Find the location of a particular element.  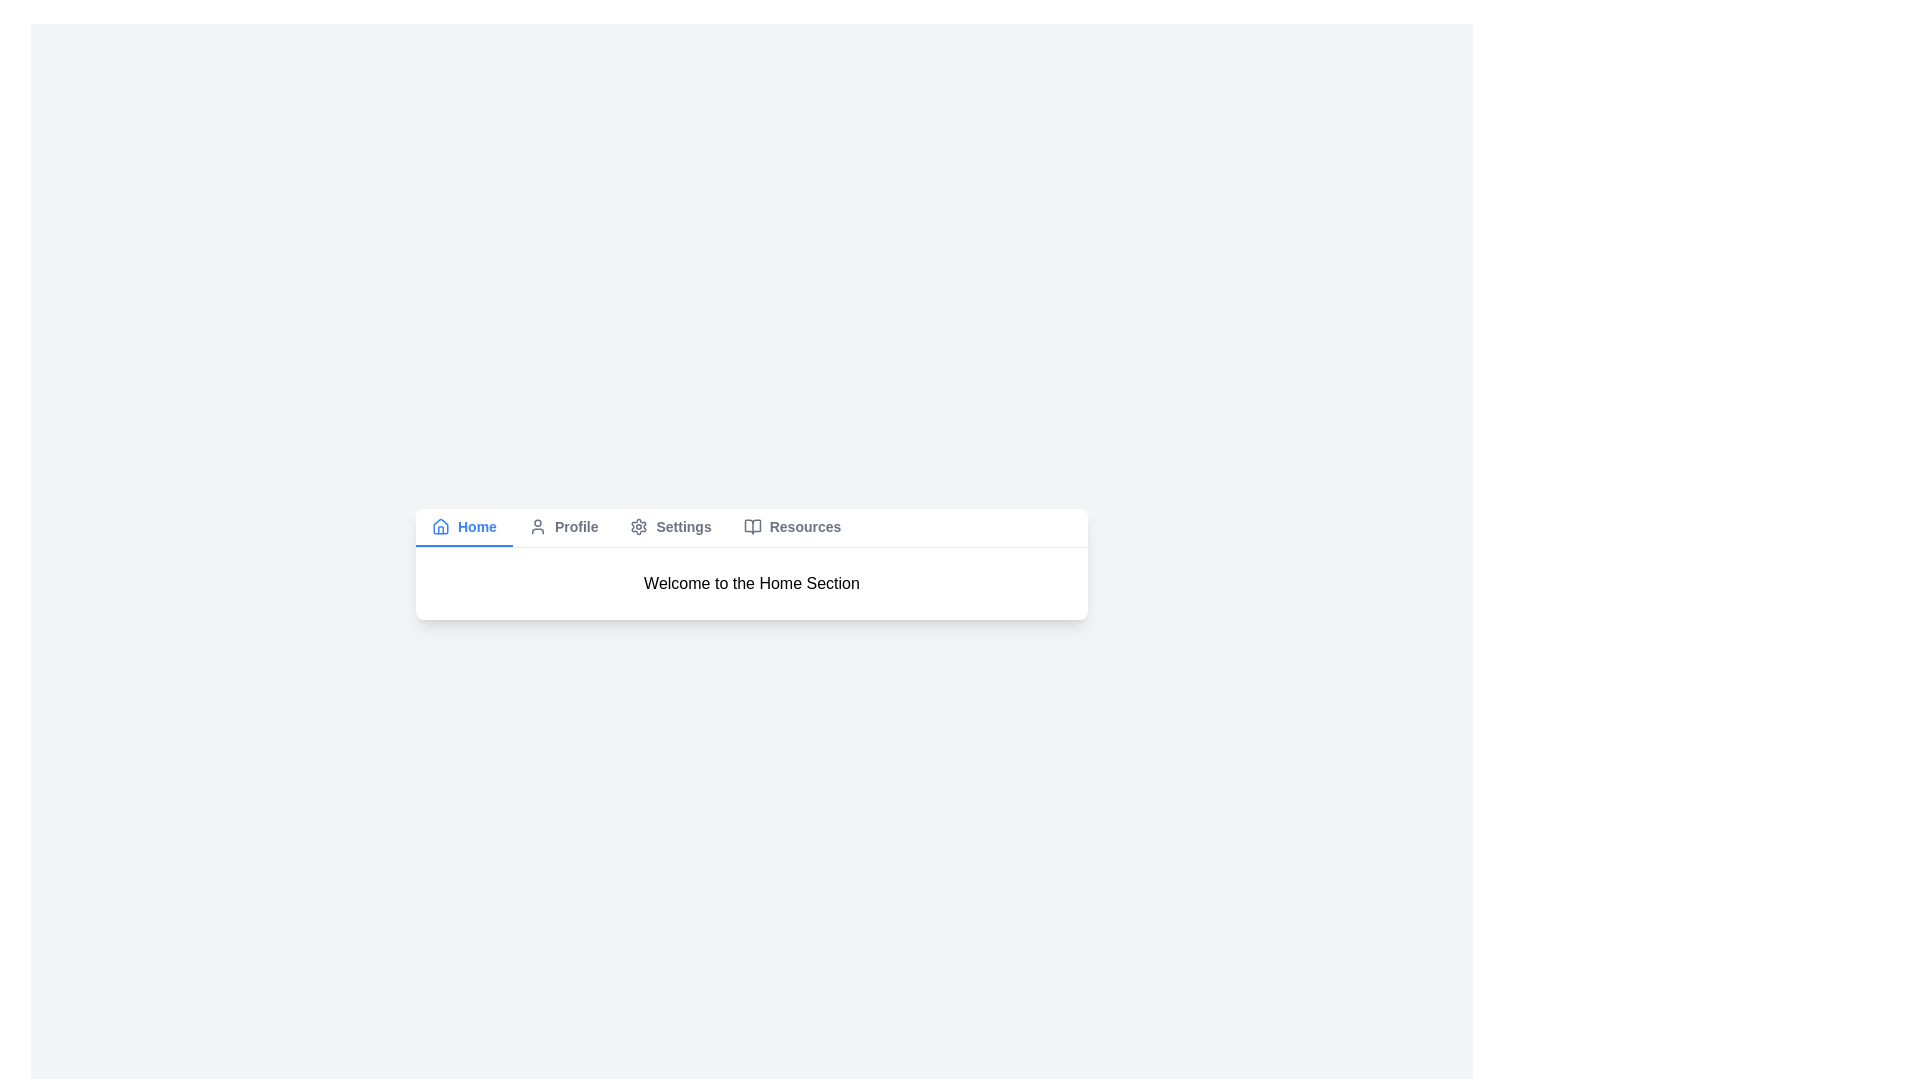

the 'Resources' text label in the navigation bar is located at coordinates (805, 525).